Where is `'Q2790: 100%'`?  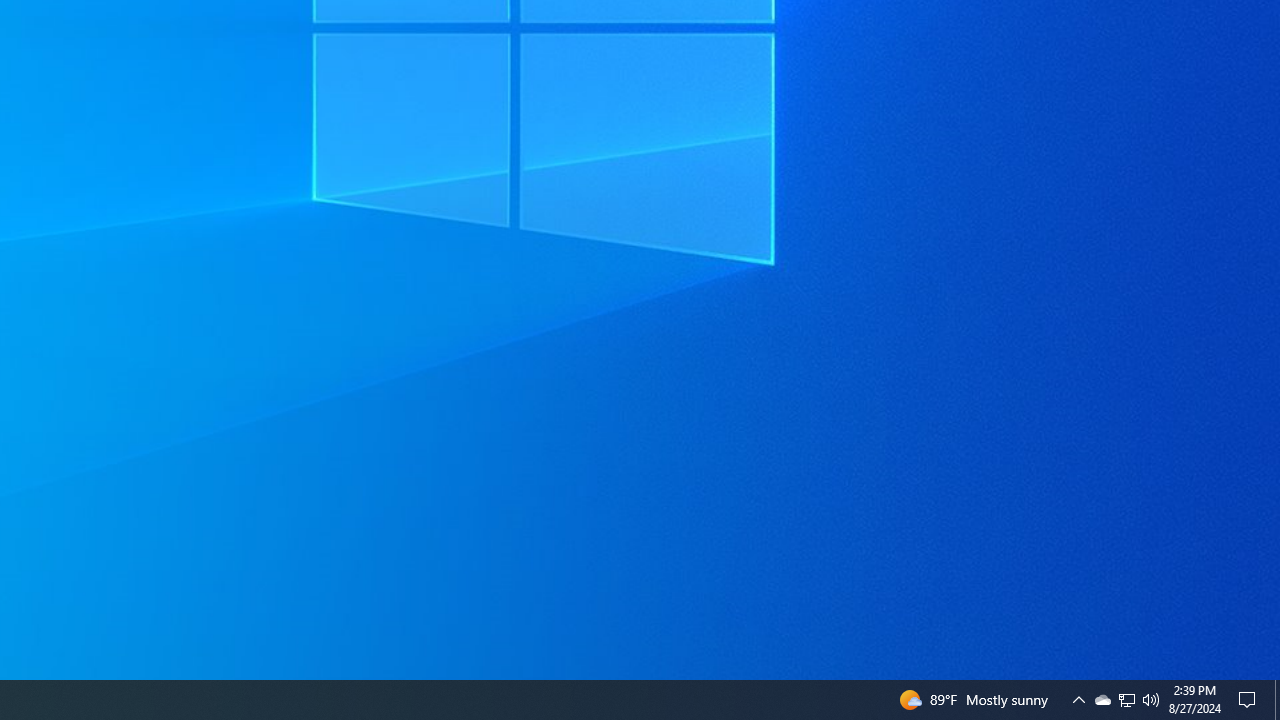
'Q2790: 100%' is located at coordinates (1101, 698).